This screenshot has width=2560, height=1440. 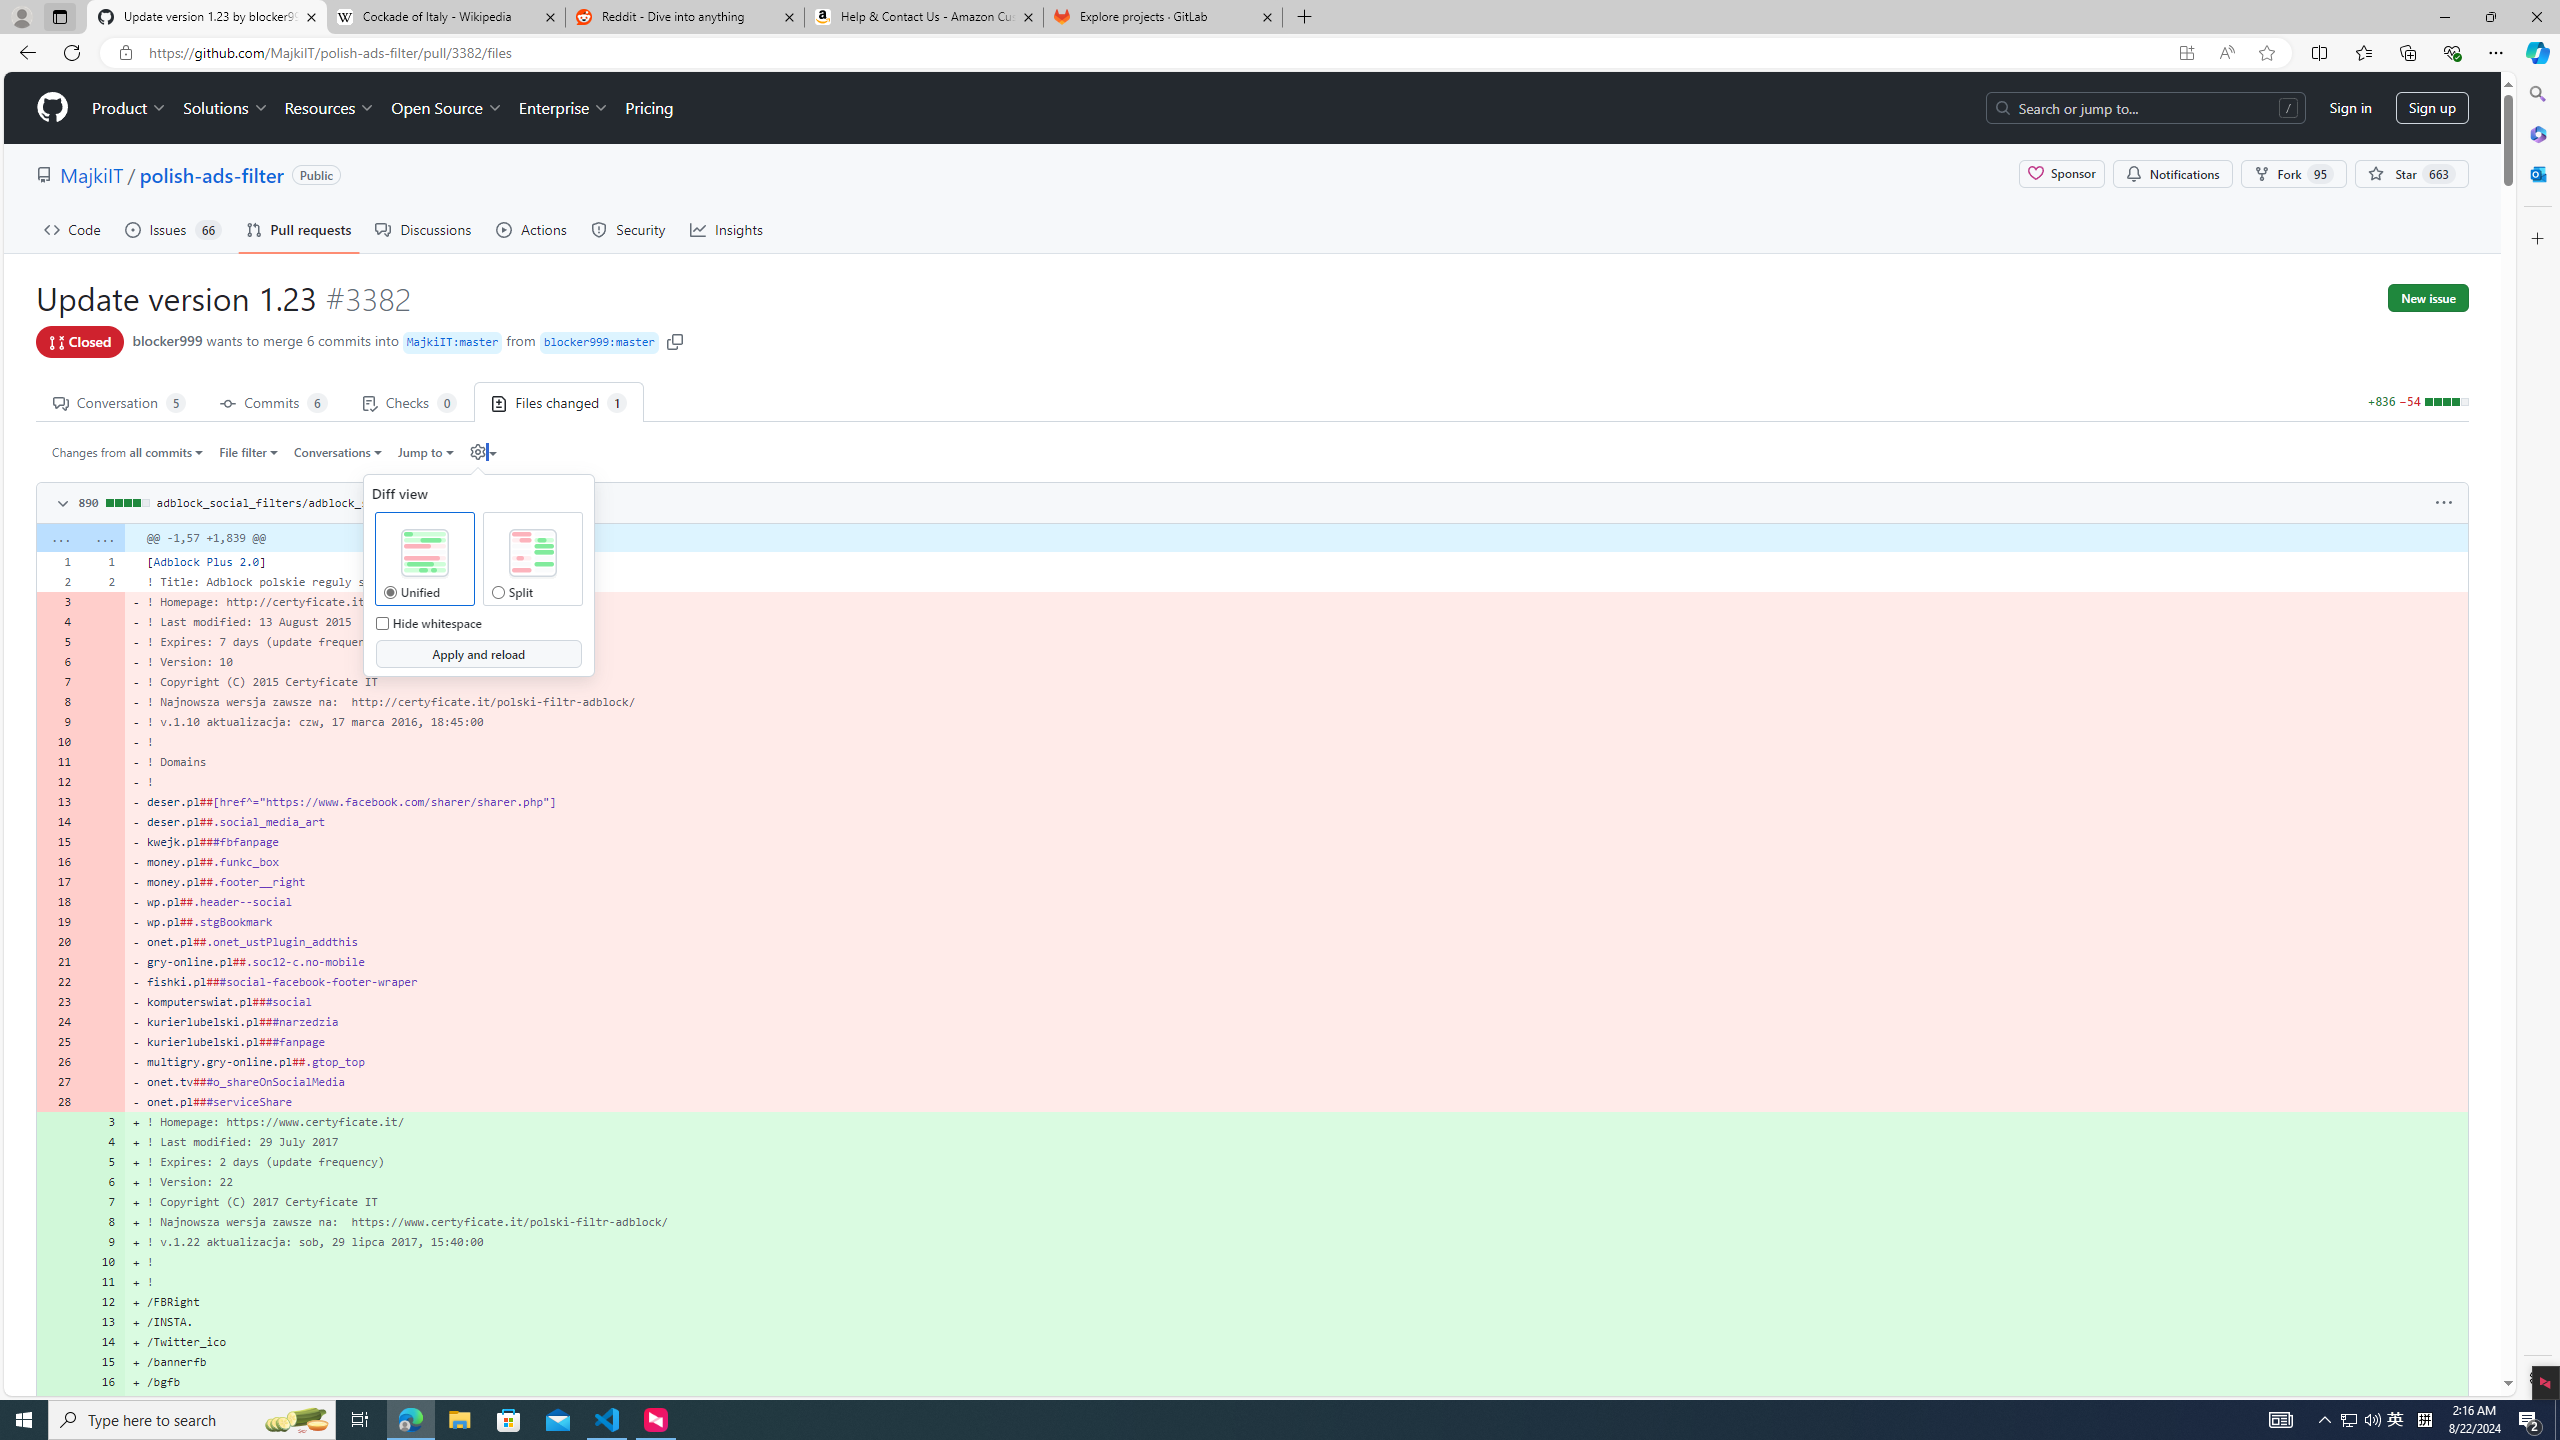 I want to click on '13', so click(x=102, y=1321).